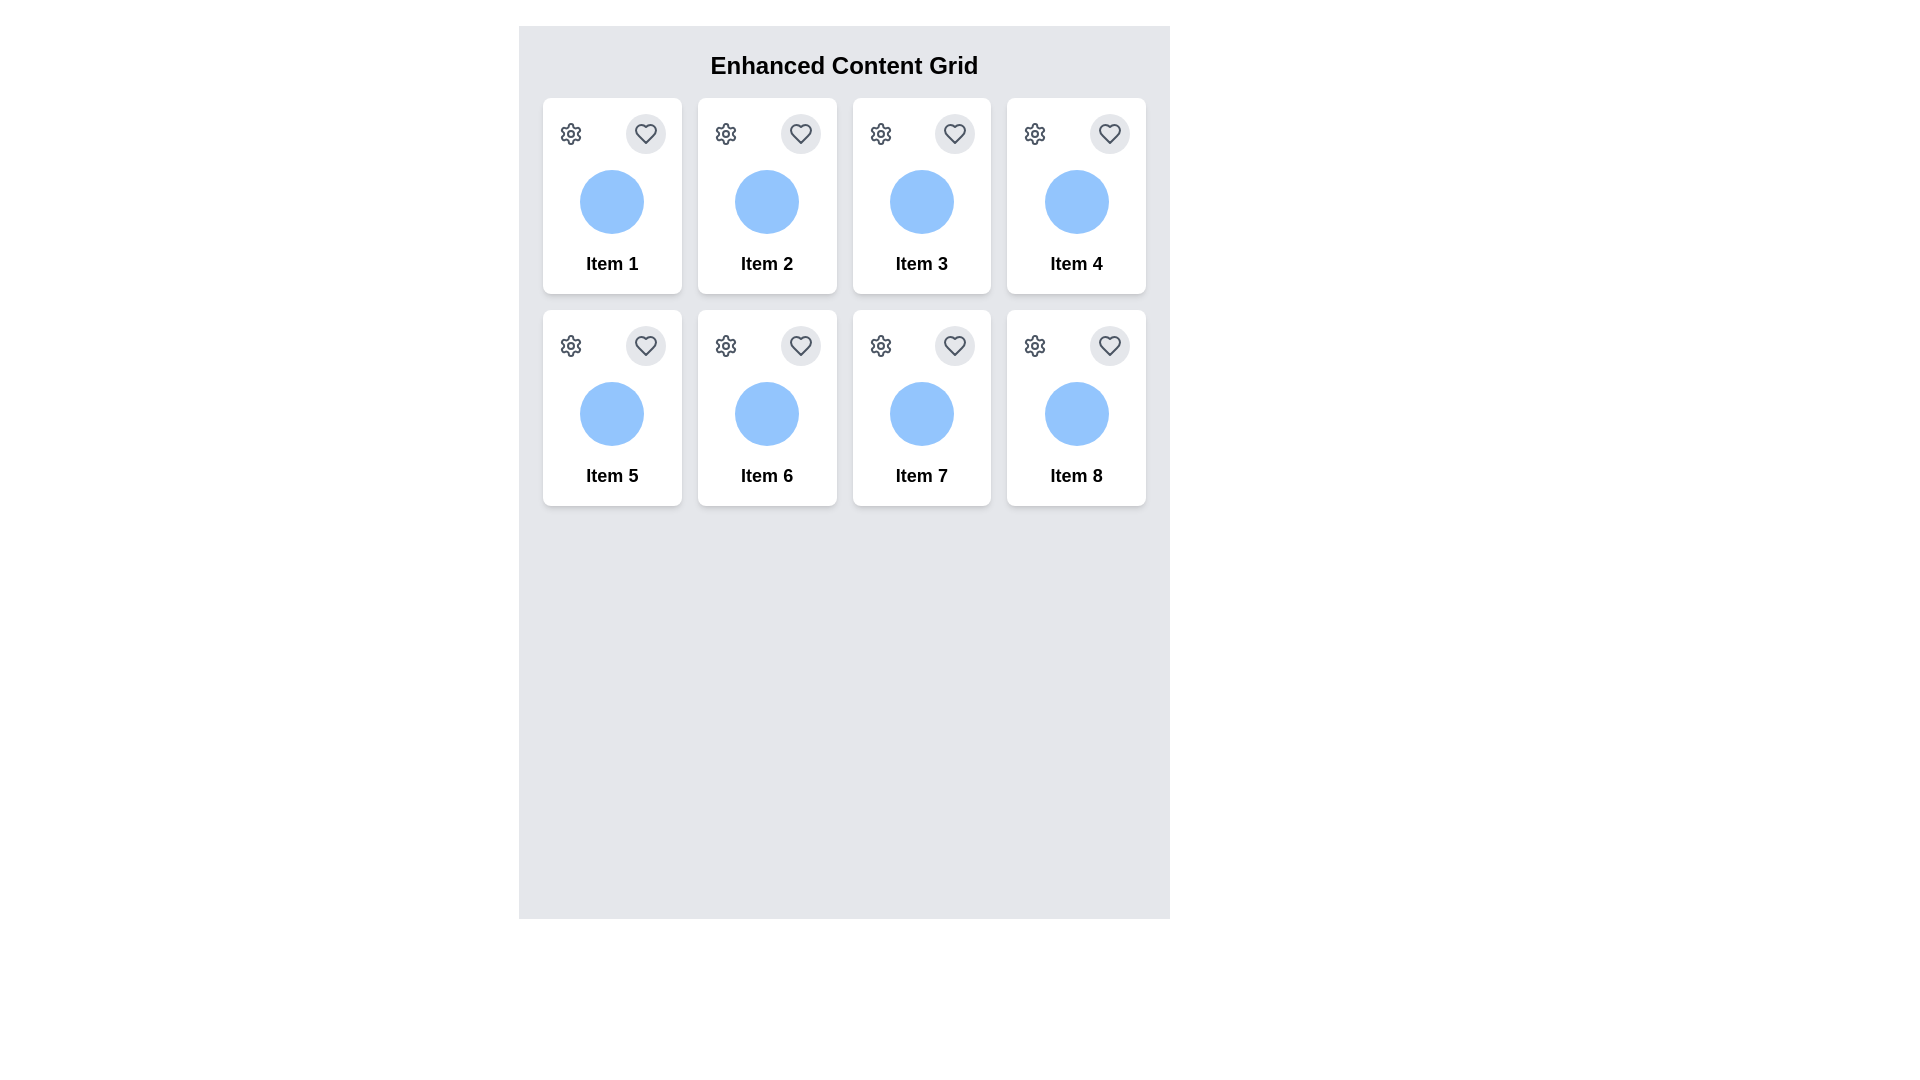 Image resolution: width=1920 pixels, height=1080 pixels. Describe the element at coordinates (724, 345) in the screenshot. I see `the settings gear icon located in the top-left corner of the card labeled 'Item 6' in the second row and second column` at that location.